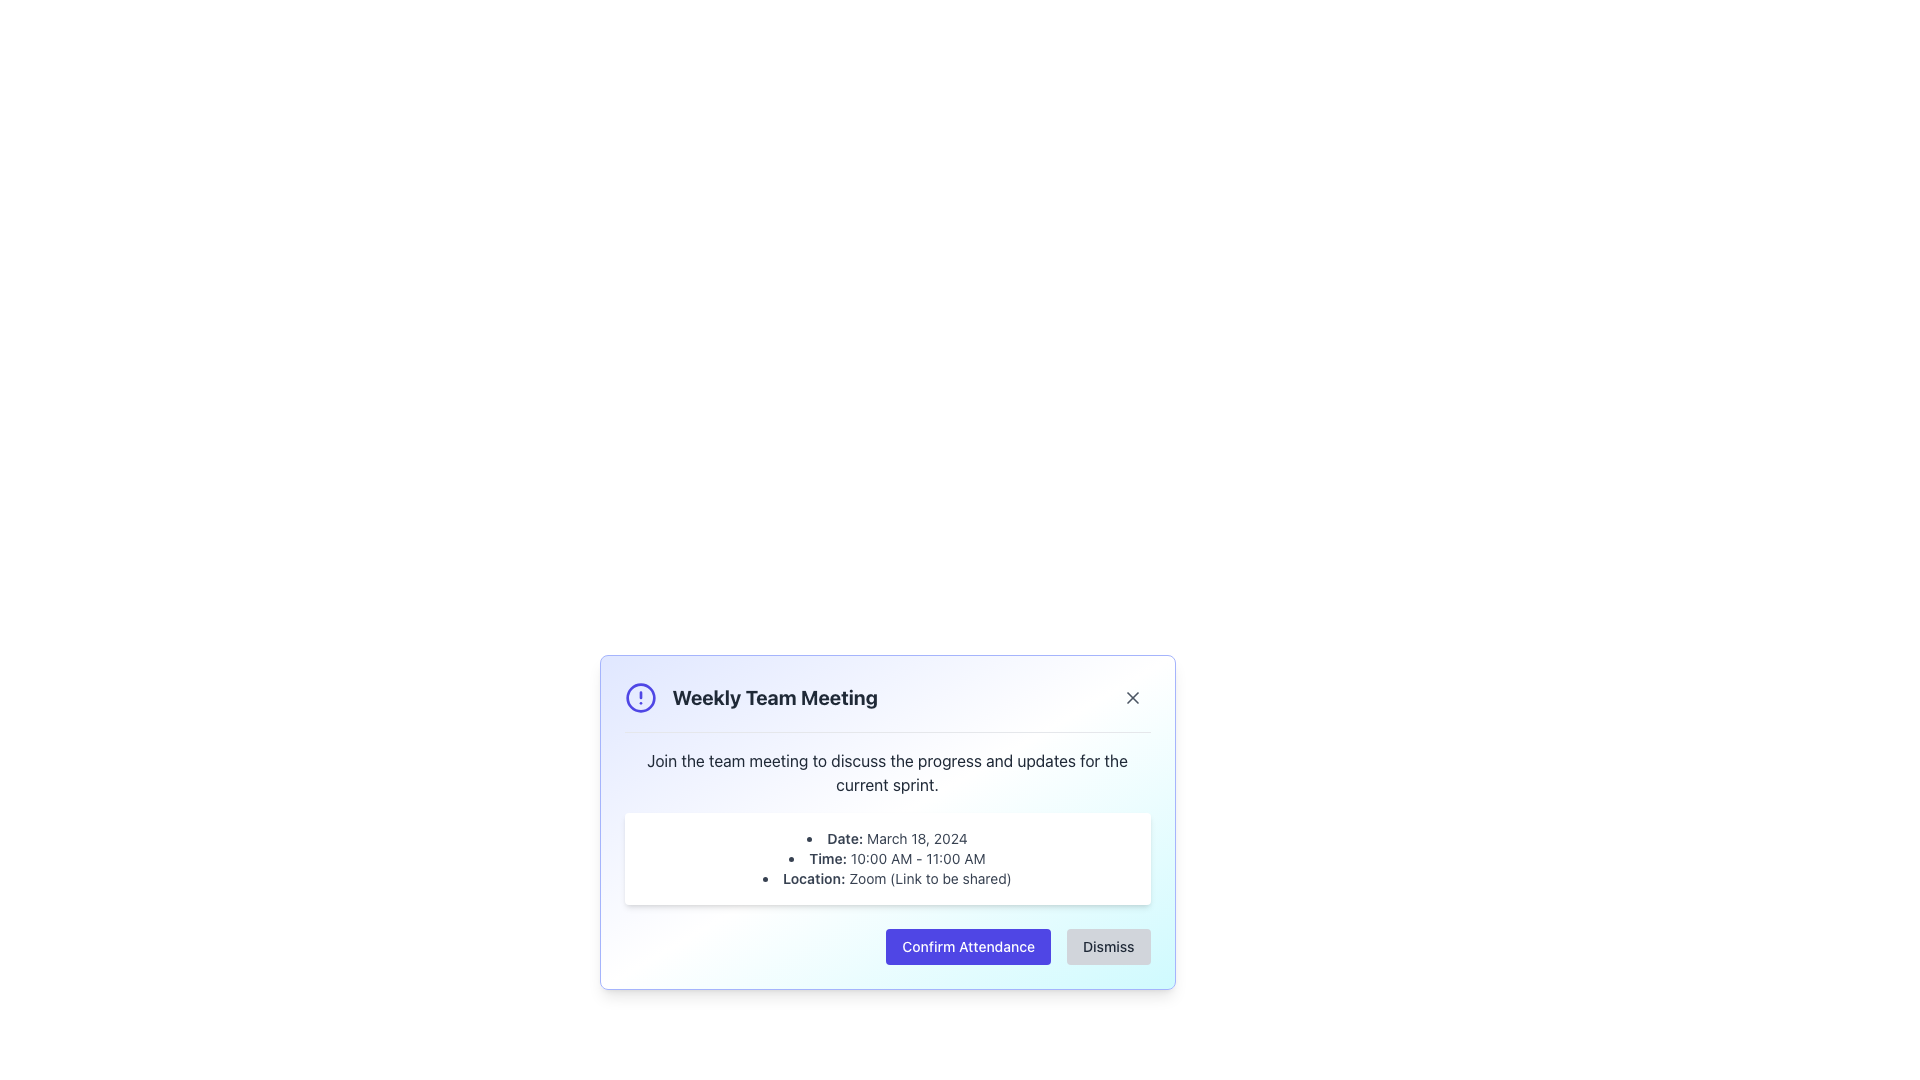  Describe the element at coordinates (886, 826) in the screenshot. I see `the Informational text block displaying details about the upcoming team meeting, located below 'Weekly Team Meeting' and above the buttons 'Confirm Attendance' and 'Dismiss'` at that location.